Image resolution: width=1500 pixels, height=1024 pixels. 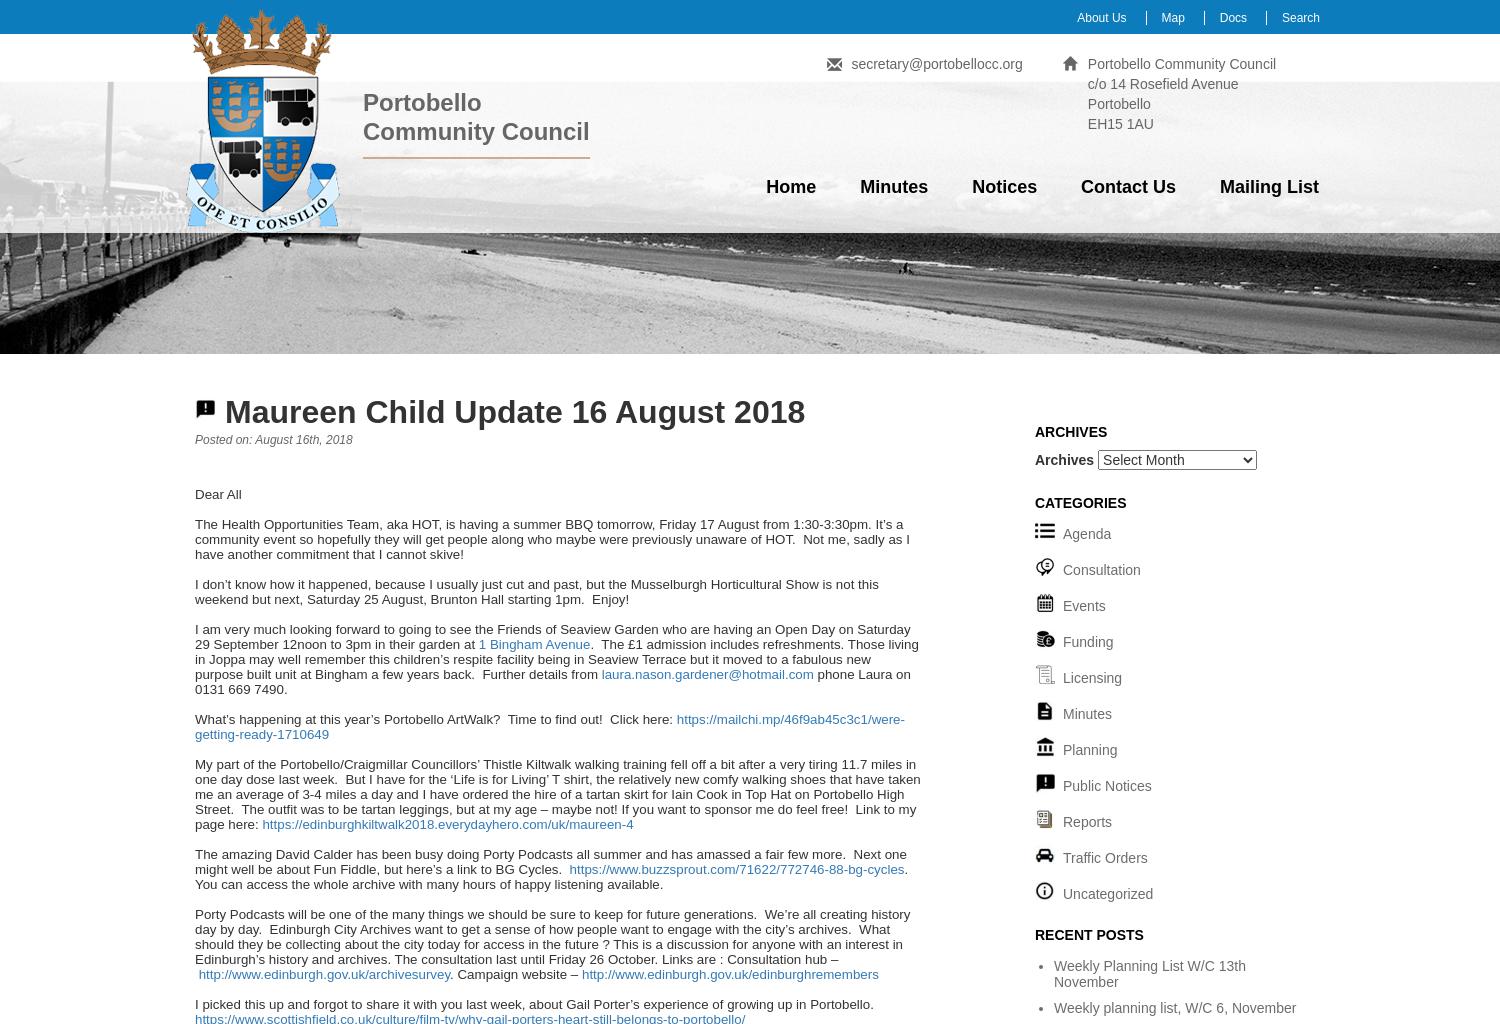 I want to click on '.  The £1 admission  includes refreshments. Those living in Joppa may well remember this children’s respite facility being in Seaview Terrace but it moved to a fabulous new purpose built unit at Bingham a few years back.  Further details from', so click(x=556, y=658).